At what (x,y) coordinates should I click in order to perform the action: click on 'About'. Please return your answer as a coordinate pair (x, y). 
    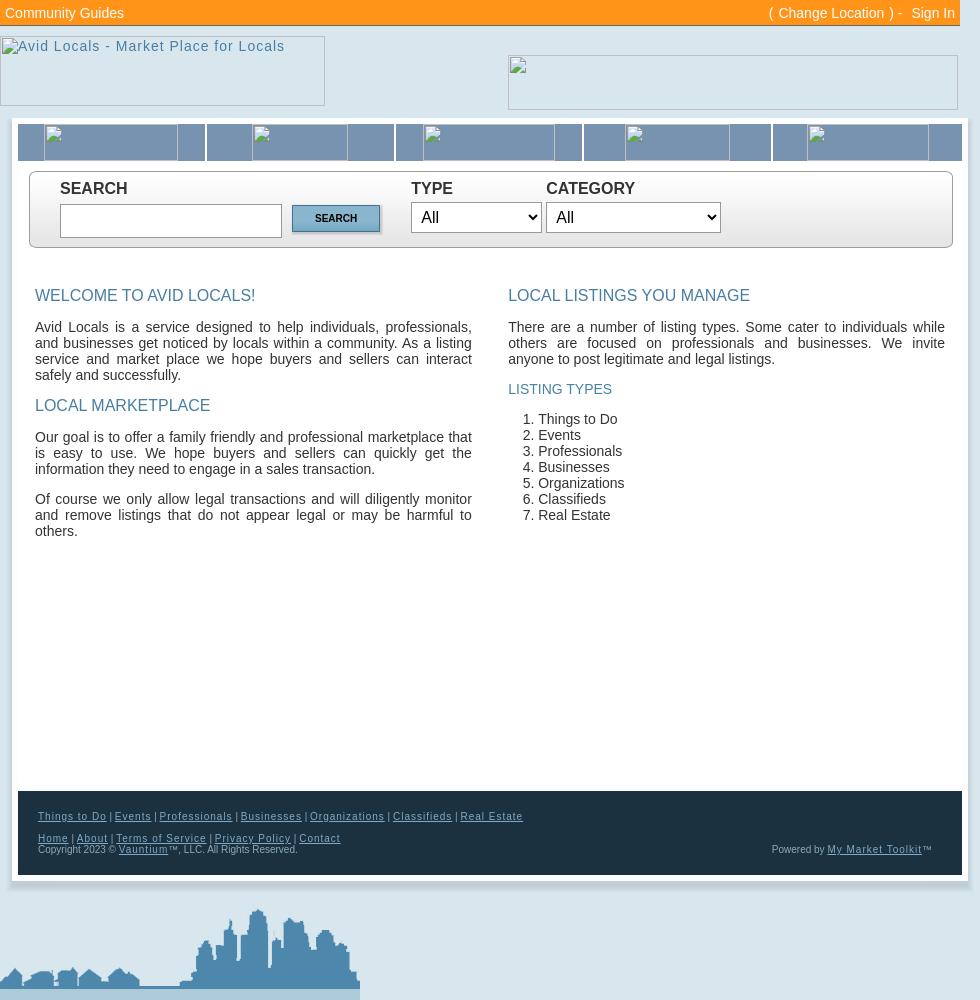
    Looking at the image, I should click on (91, 837).